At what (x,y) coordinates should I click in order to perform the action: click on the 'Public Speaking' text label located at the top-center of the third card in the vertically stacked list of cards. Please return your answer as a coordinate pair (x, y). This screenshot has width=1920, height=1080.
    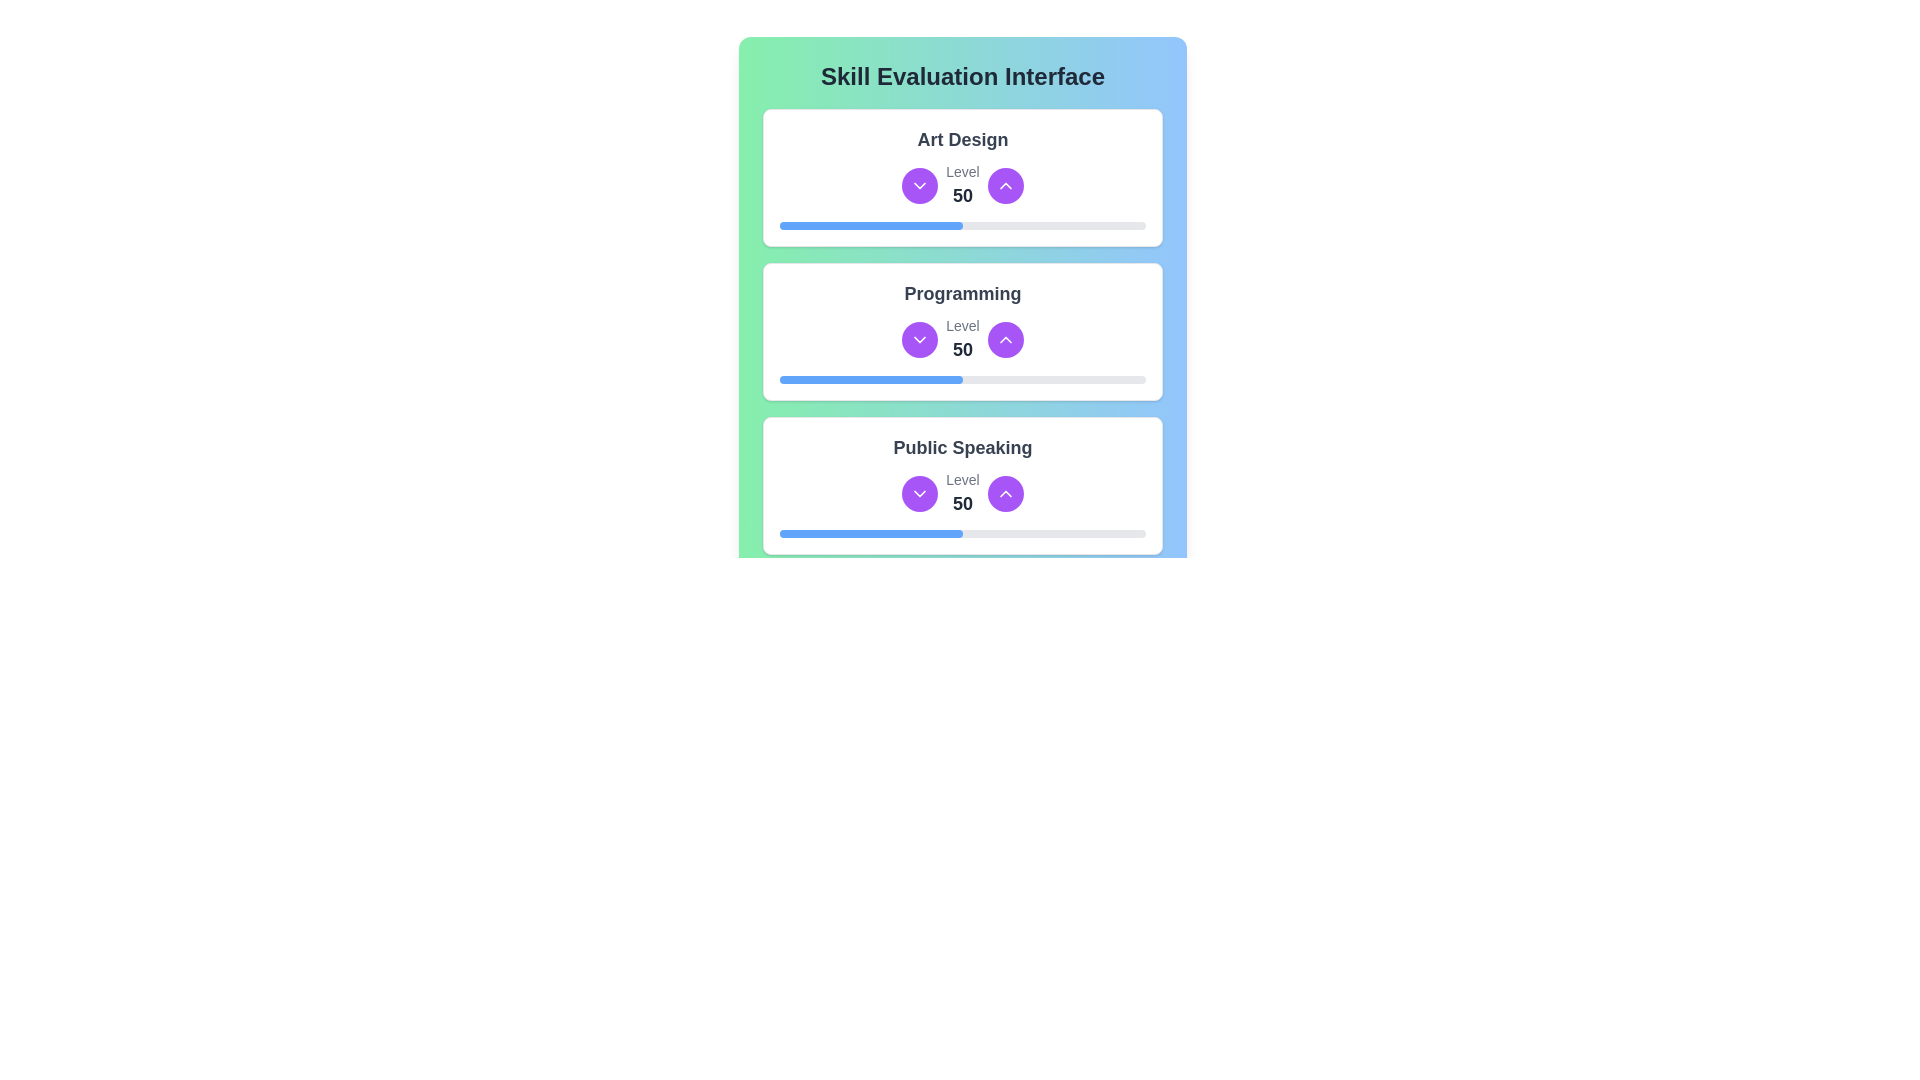
    Looking at the image, I should click on (963, 446).